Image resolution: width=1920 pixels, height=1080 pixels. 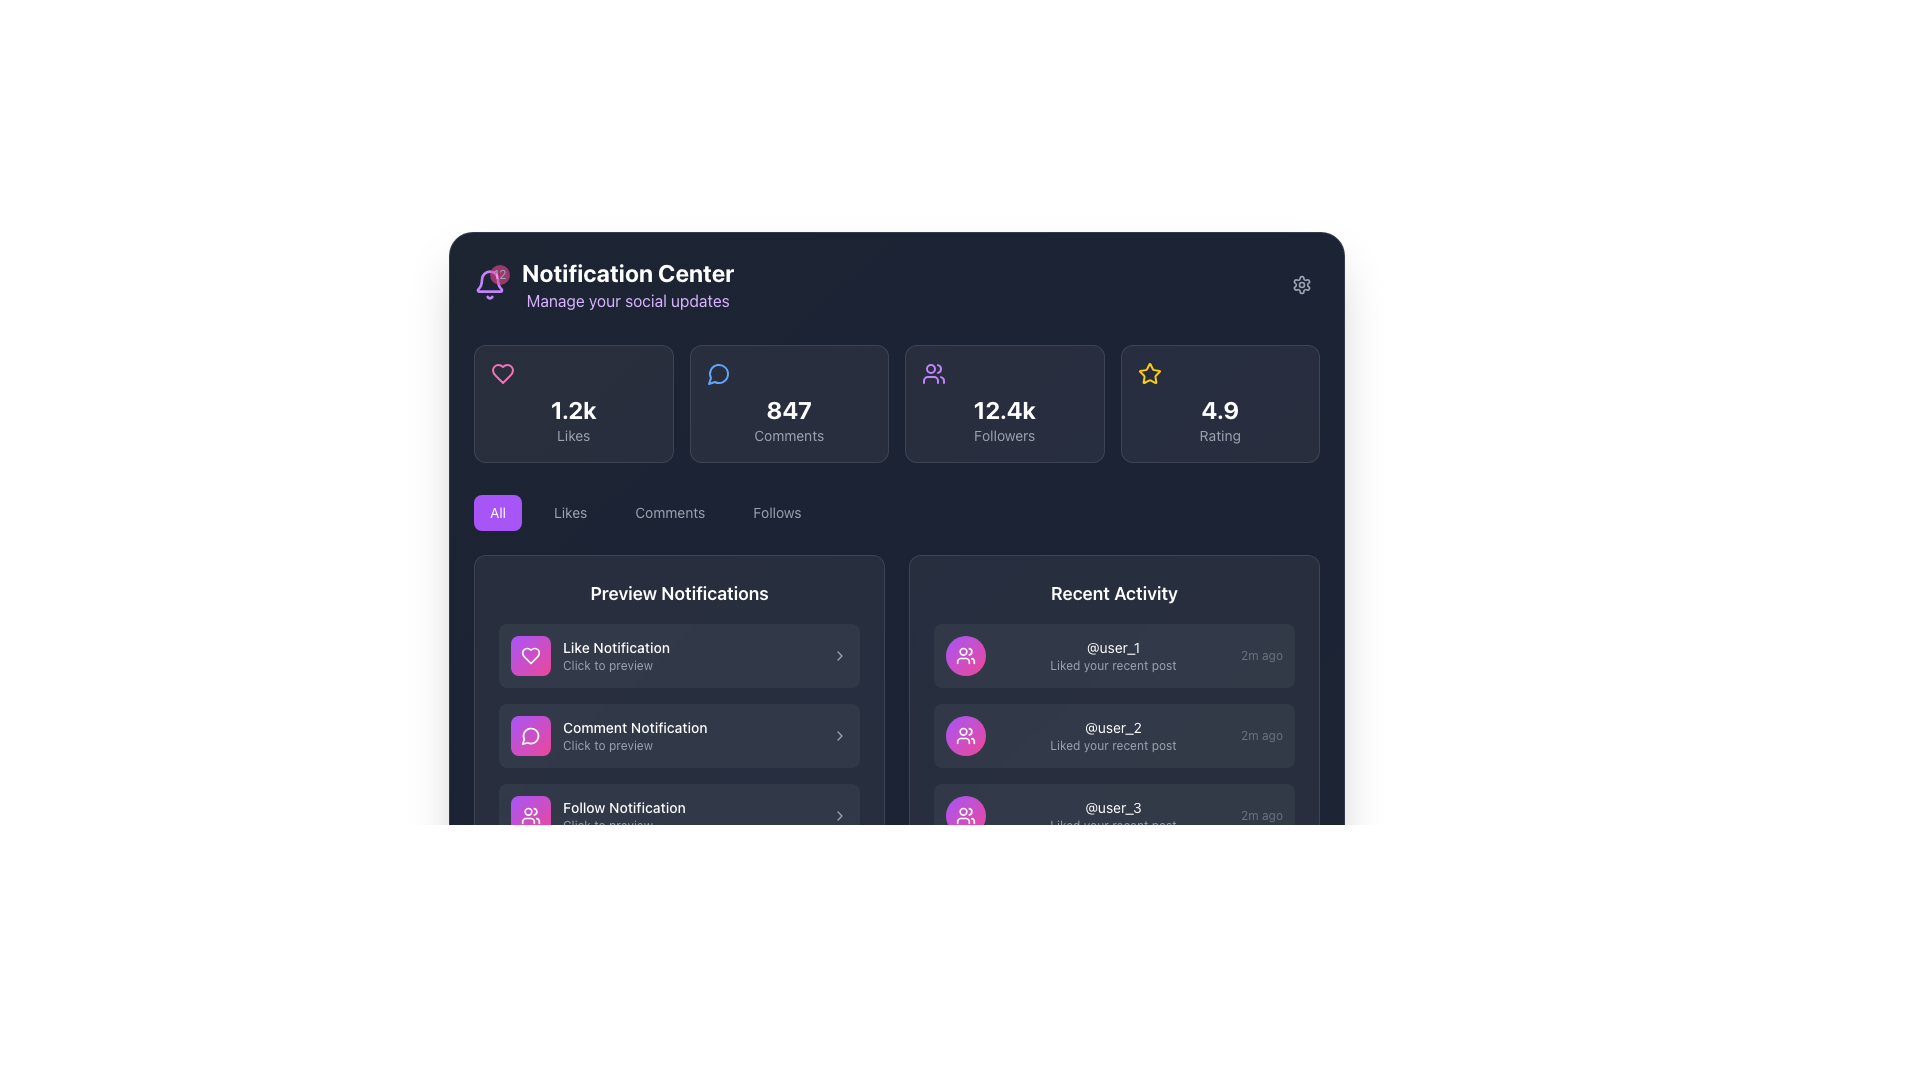 What do you see at coordinates (691, 894) in the screenshot?
I see `the fourth card in the 'Preview Notifications' section that summarizes the 'achievement Notification' and prompts the user to preview it` at bounding box center [691, 894].